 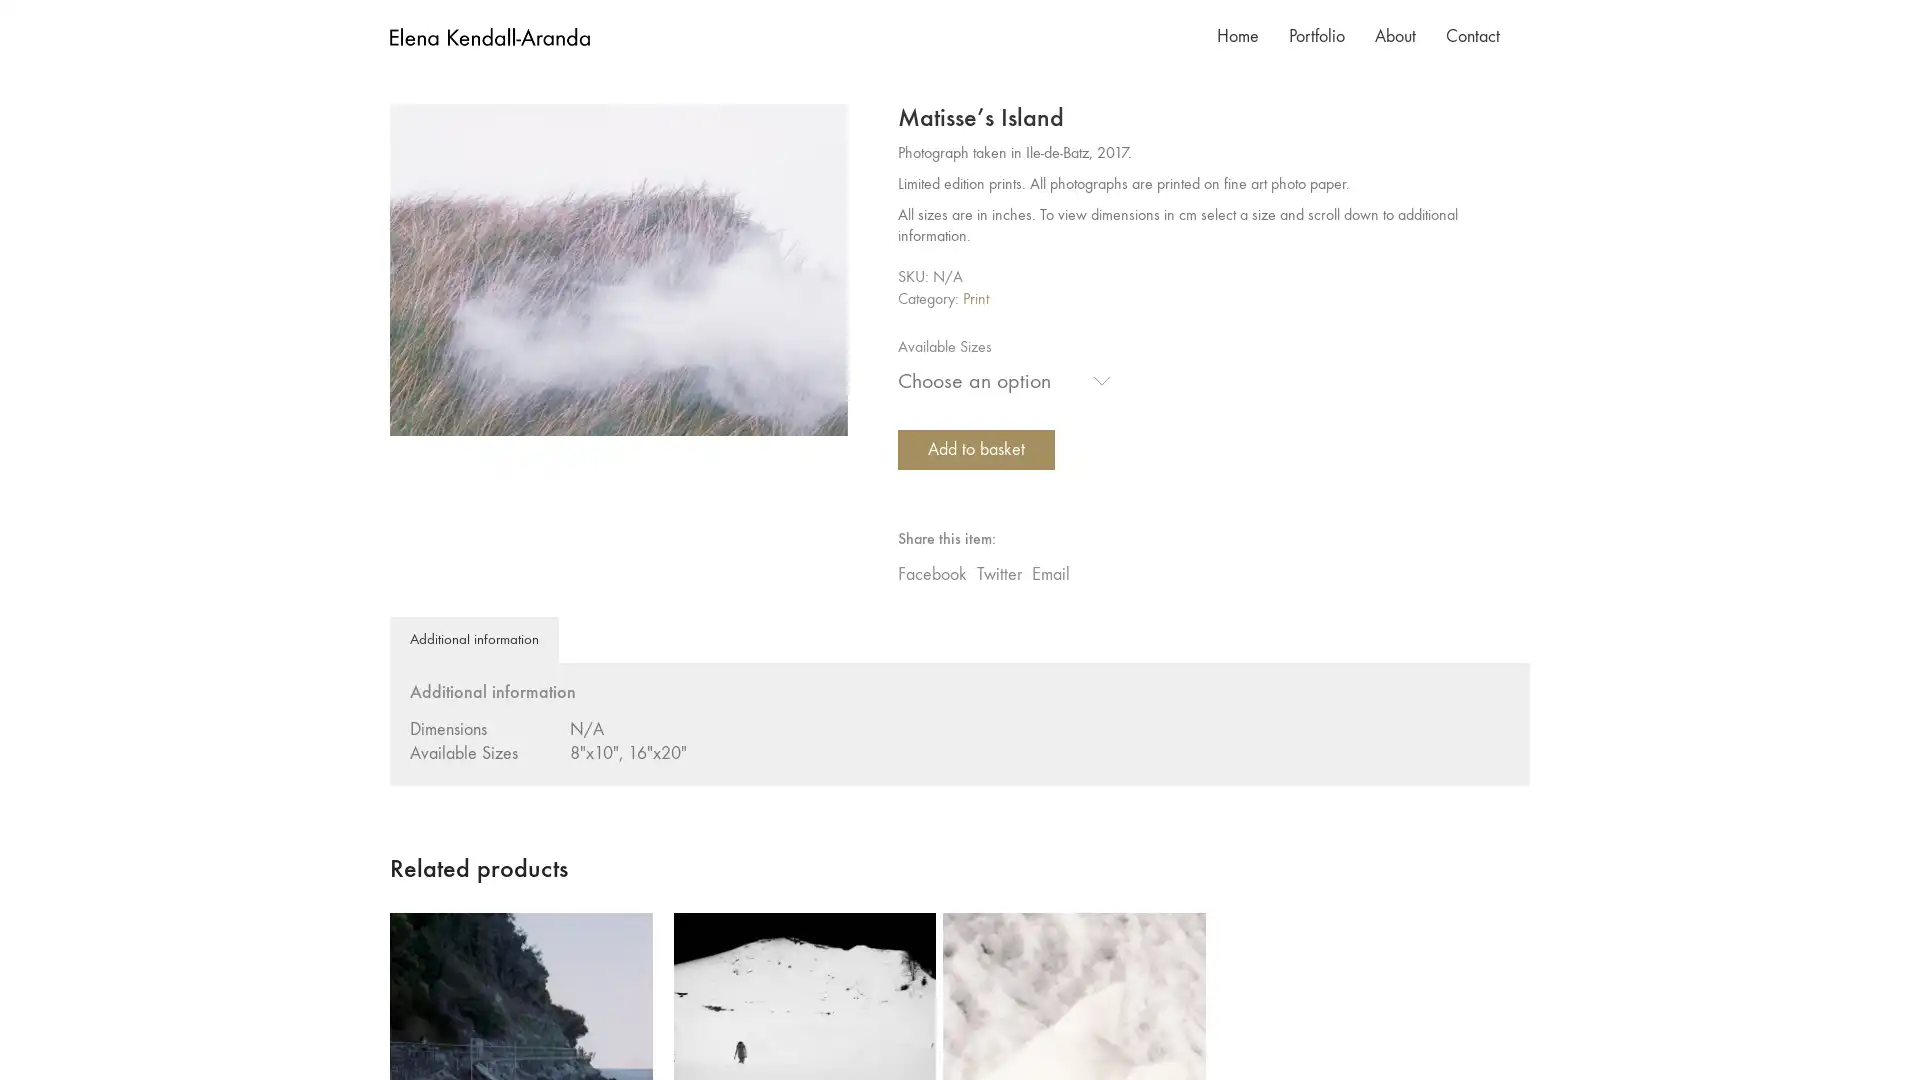 I want to click on Add to basket, so click(x=975, y=450).